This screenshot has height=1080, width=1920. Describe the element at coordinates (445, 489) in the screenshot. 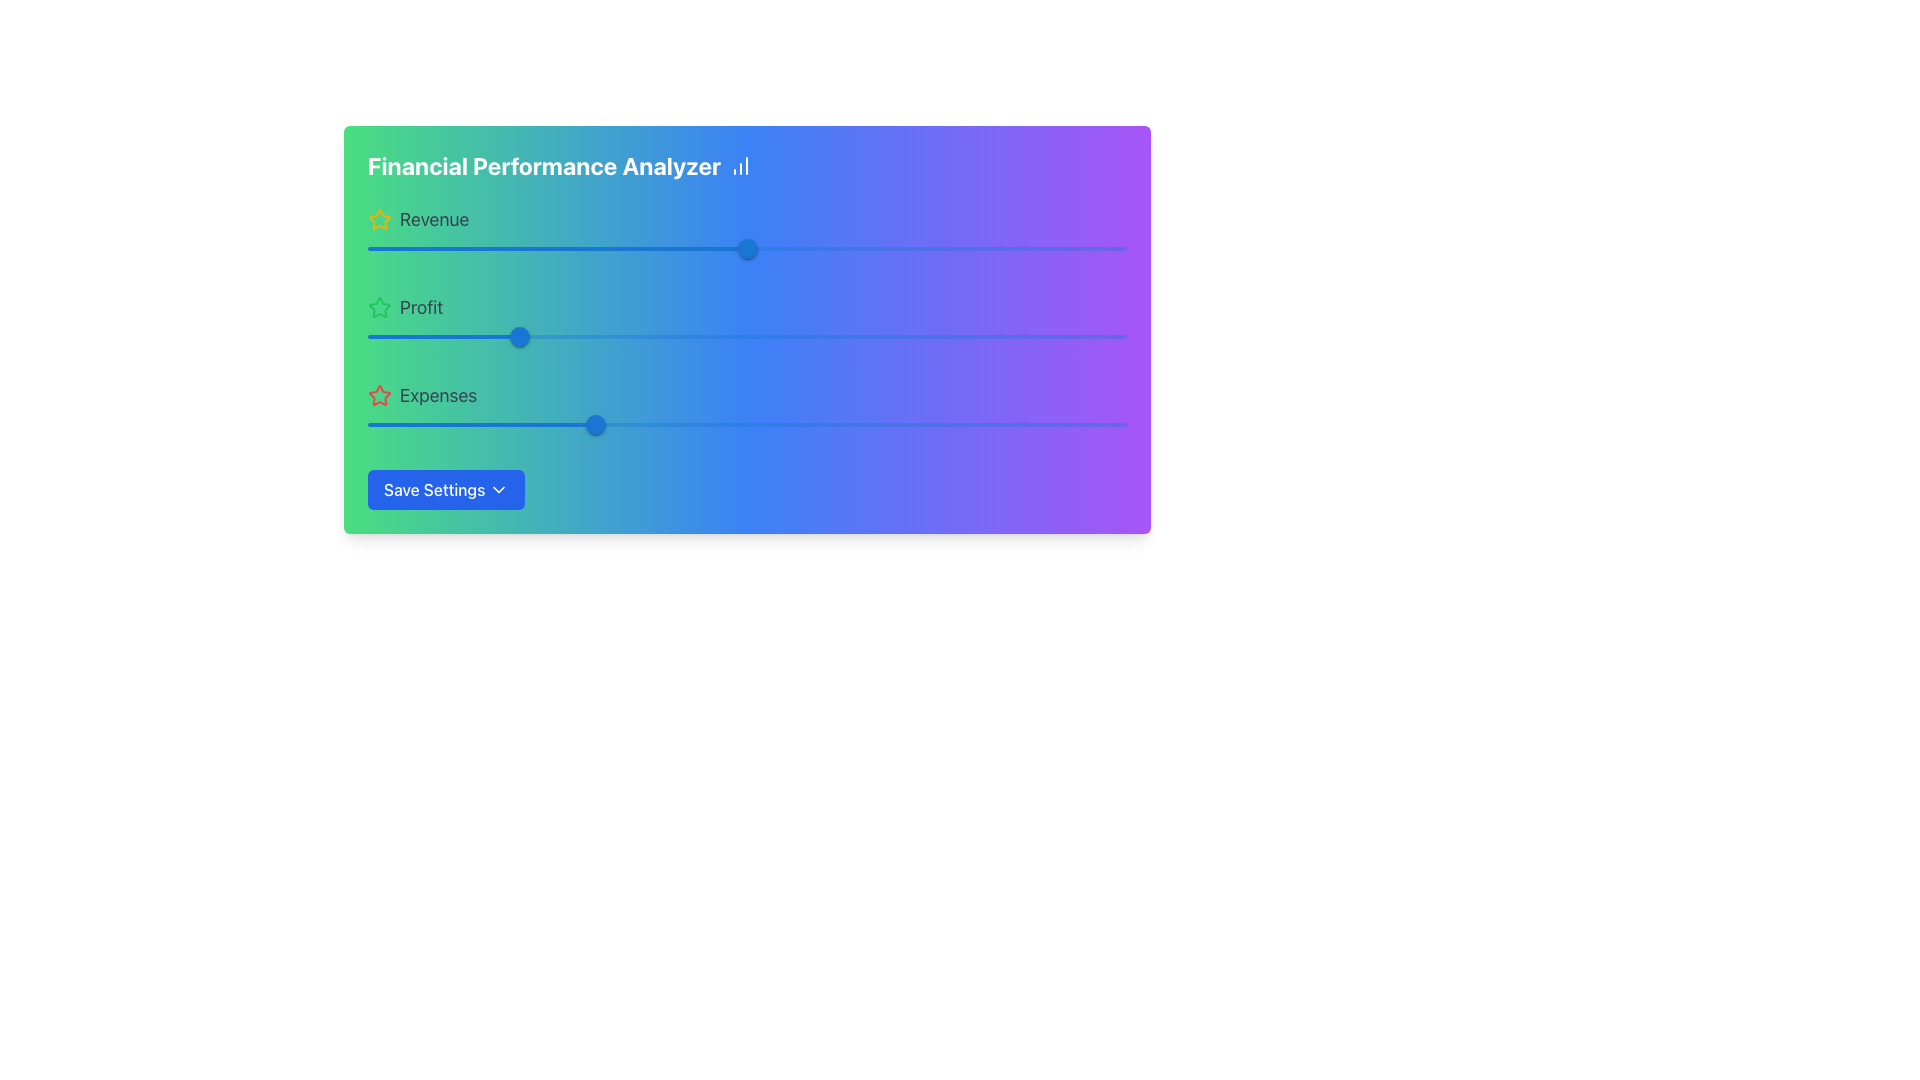

I see `the 'Save Settings' button with integrated dropdown functionality` at that location.